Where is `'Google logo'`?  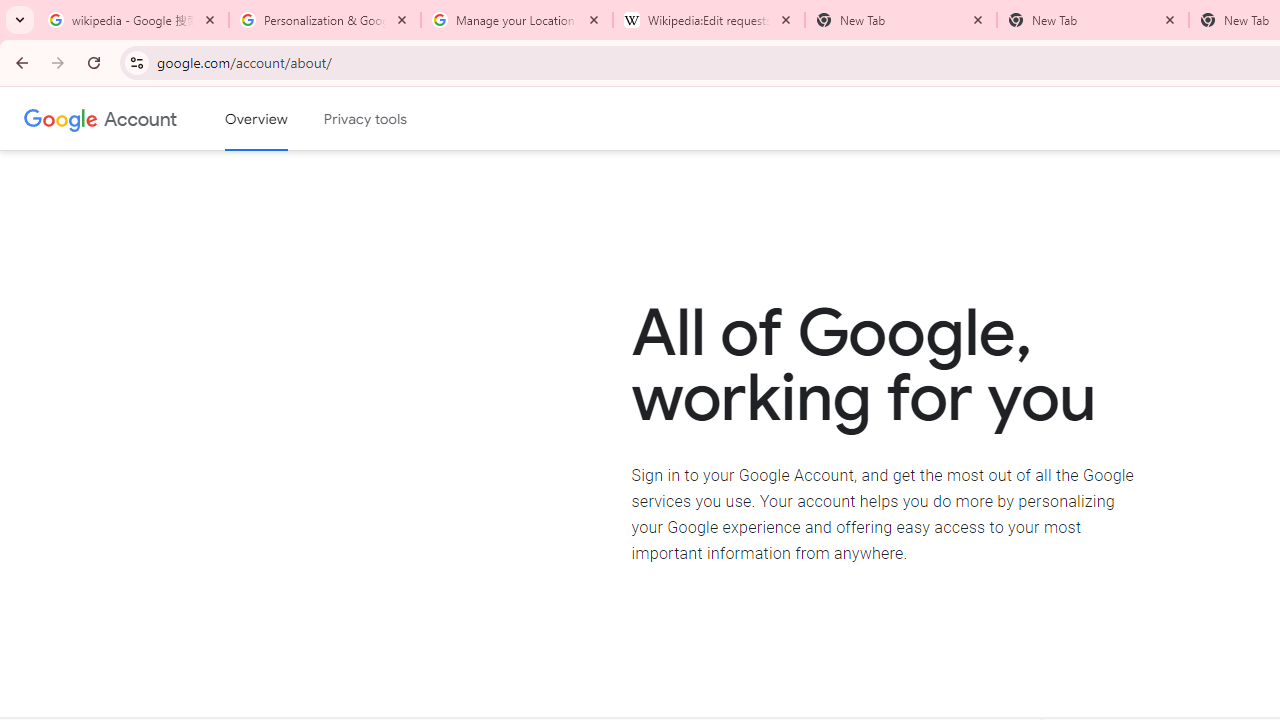
'Google logo' is located at coordinates (61, 118).